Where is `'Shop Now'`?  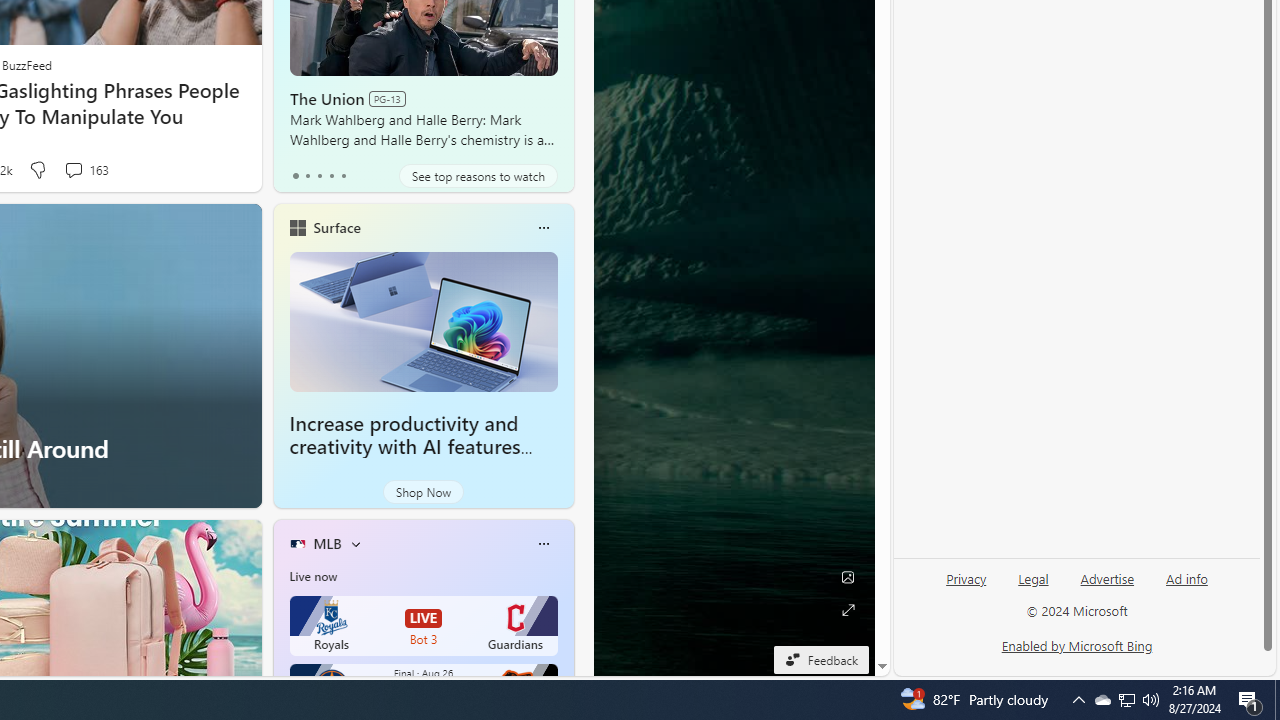
'Shop Now' is located at coordinates (422, 492).